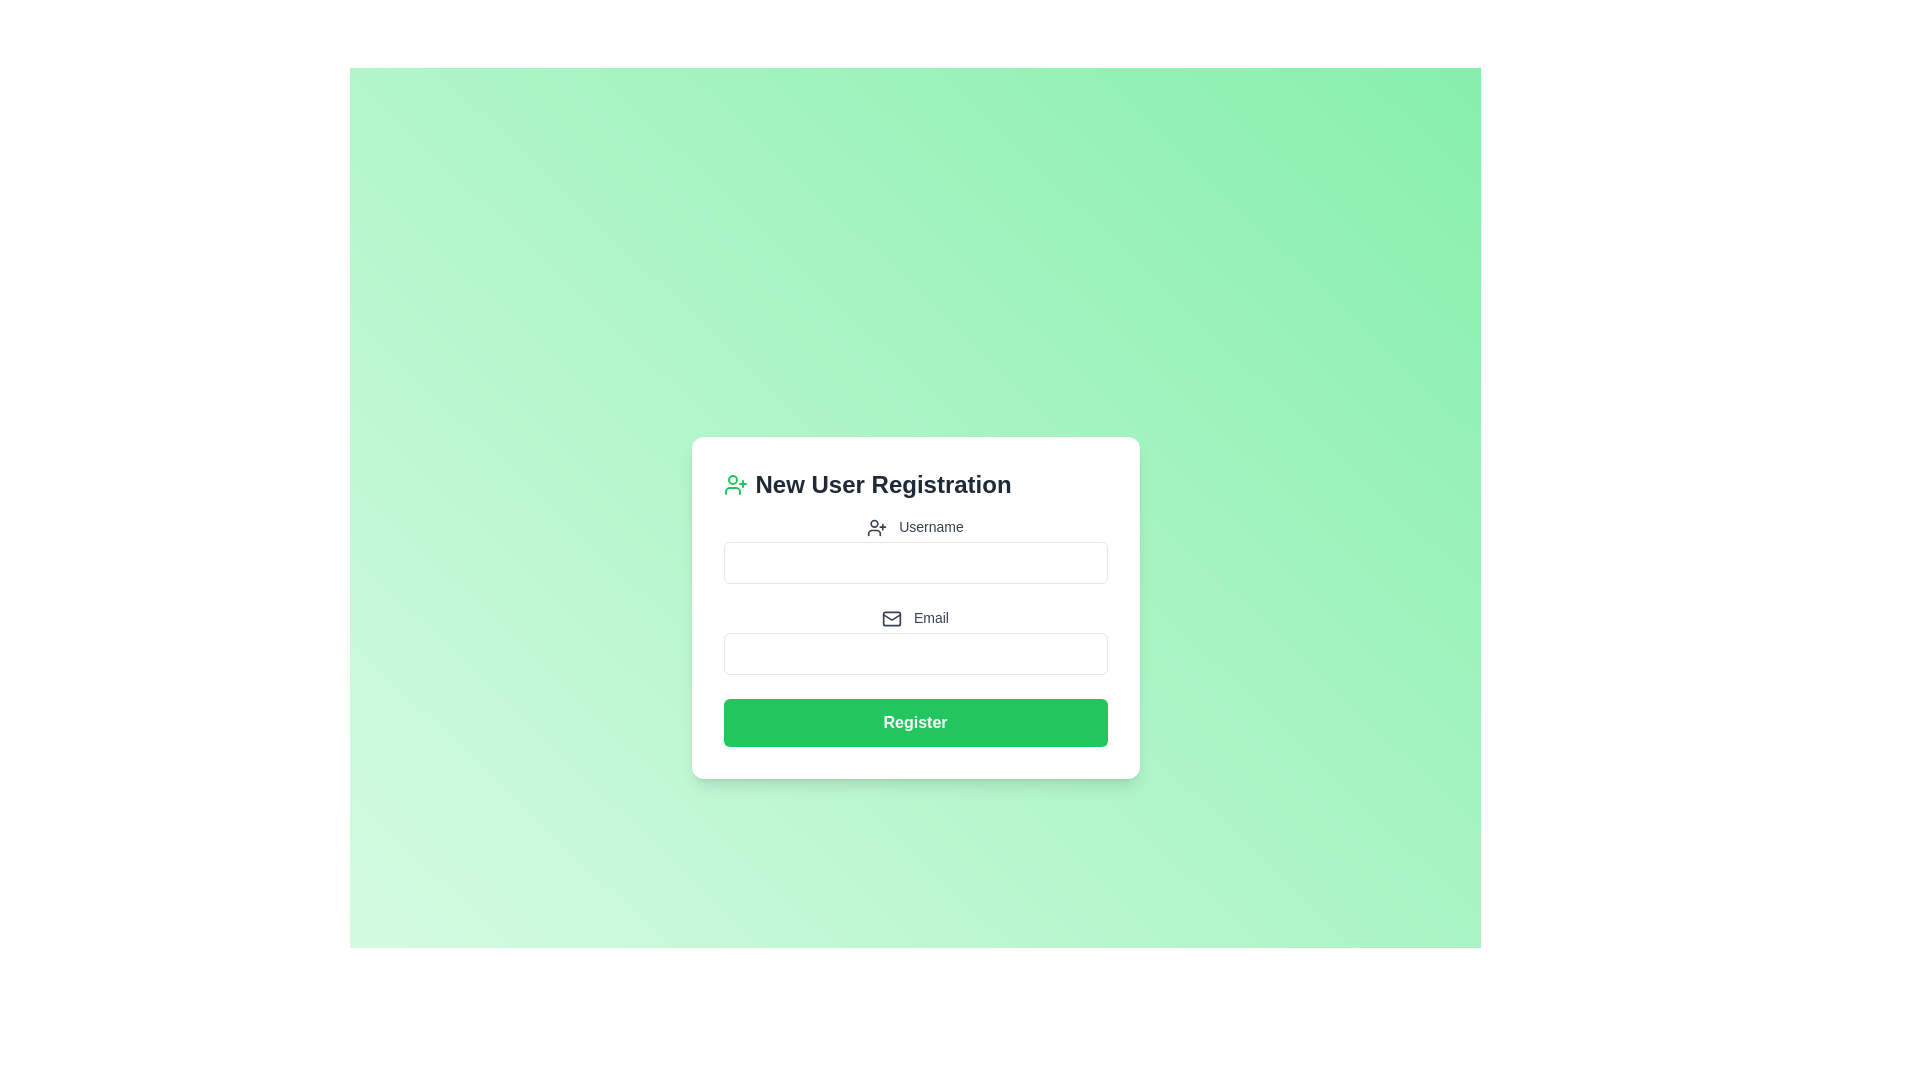 The image size is (1920, 1080). What do you see at coordinates (914, 484) in the screenshot?
I see `text of the heading element located at the top of the registration form, which serves as the title guiding users on the purpose of the interface` at bounding box center [914, 484].